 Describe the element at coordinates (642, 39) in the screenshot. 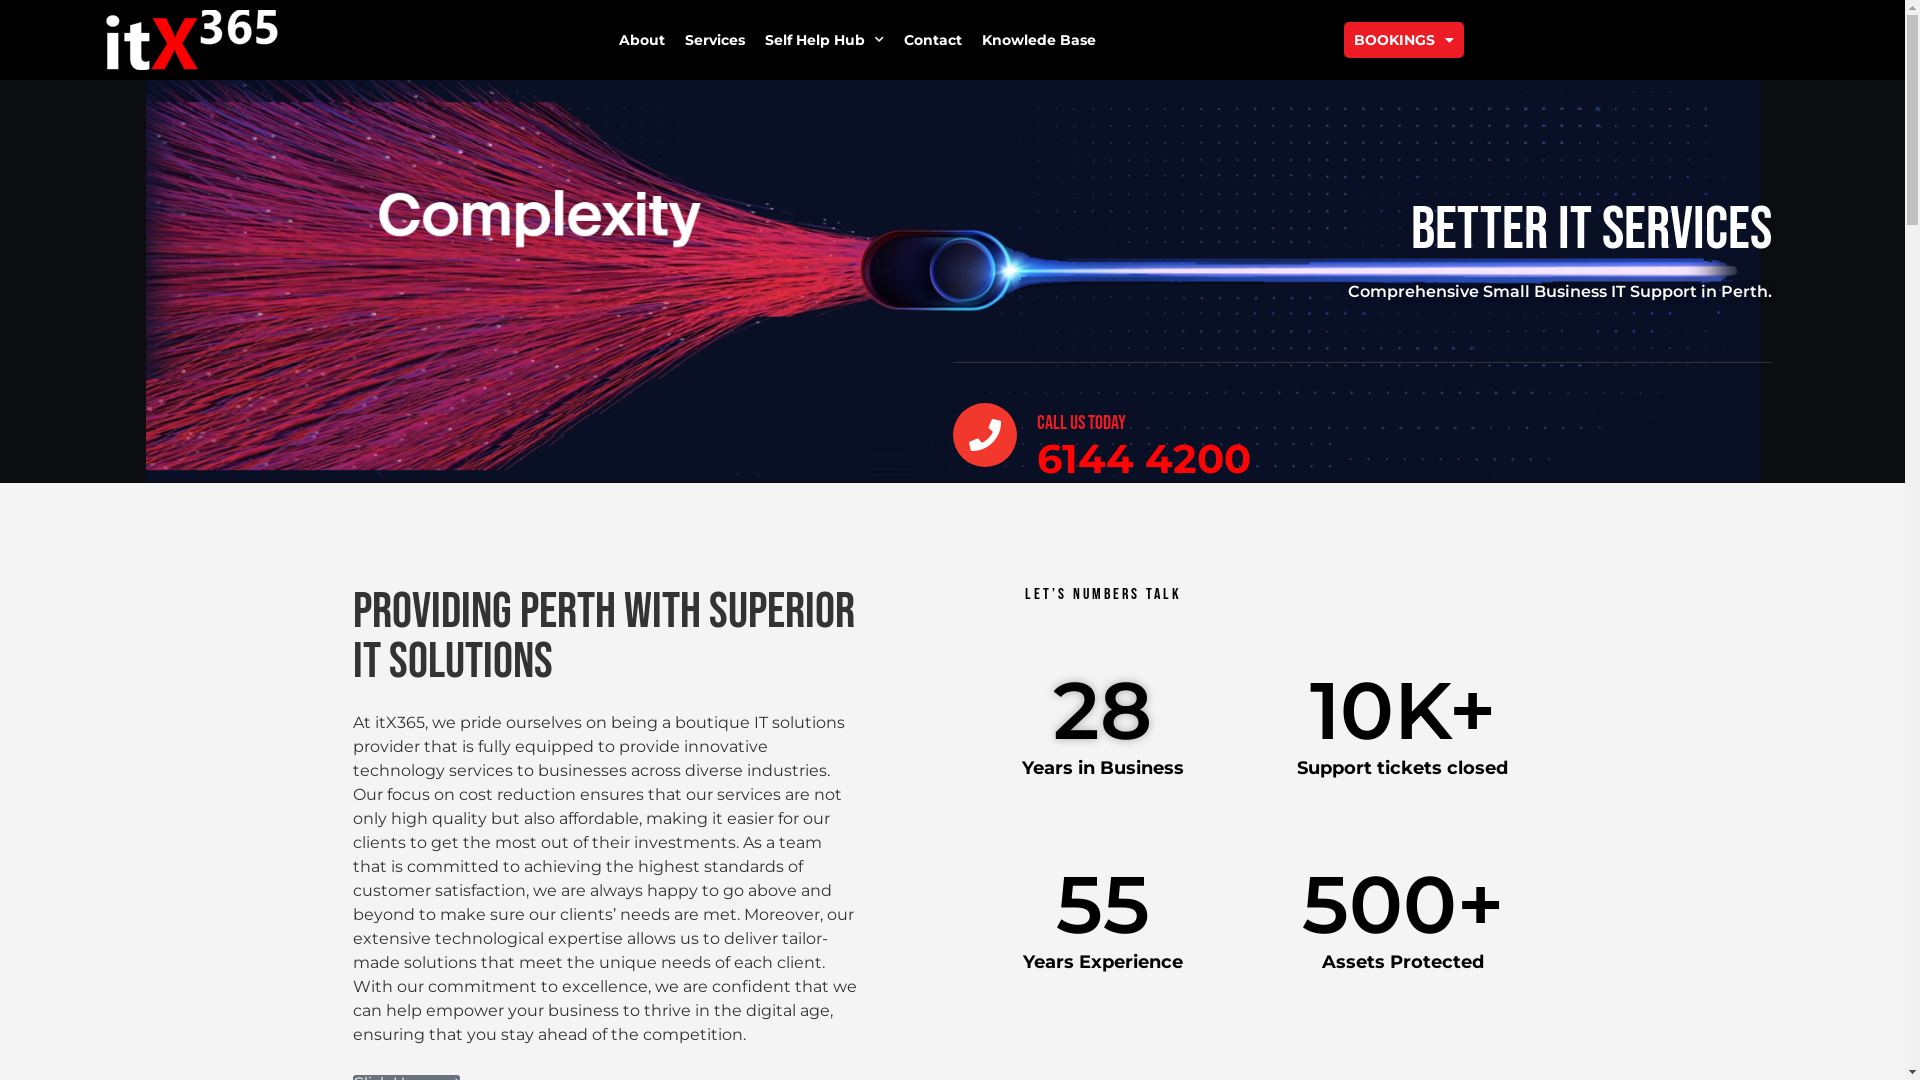

I see `'About'` at that location.